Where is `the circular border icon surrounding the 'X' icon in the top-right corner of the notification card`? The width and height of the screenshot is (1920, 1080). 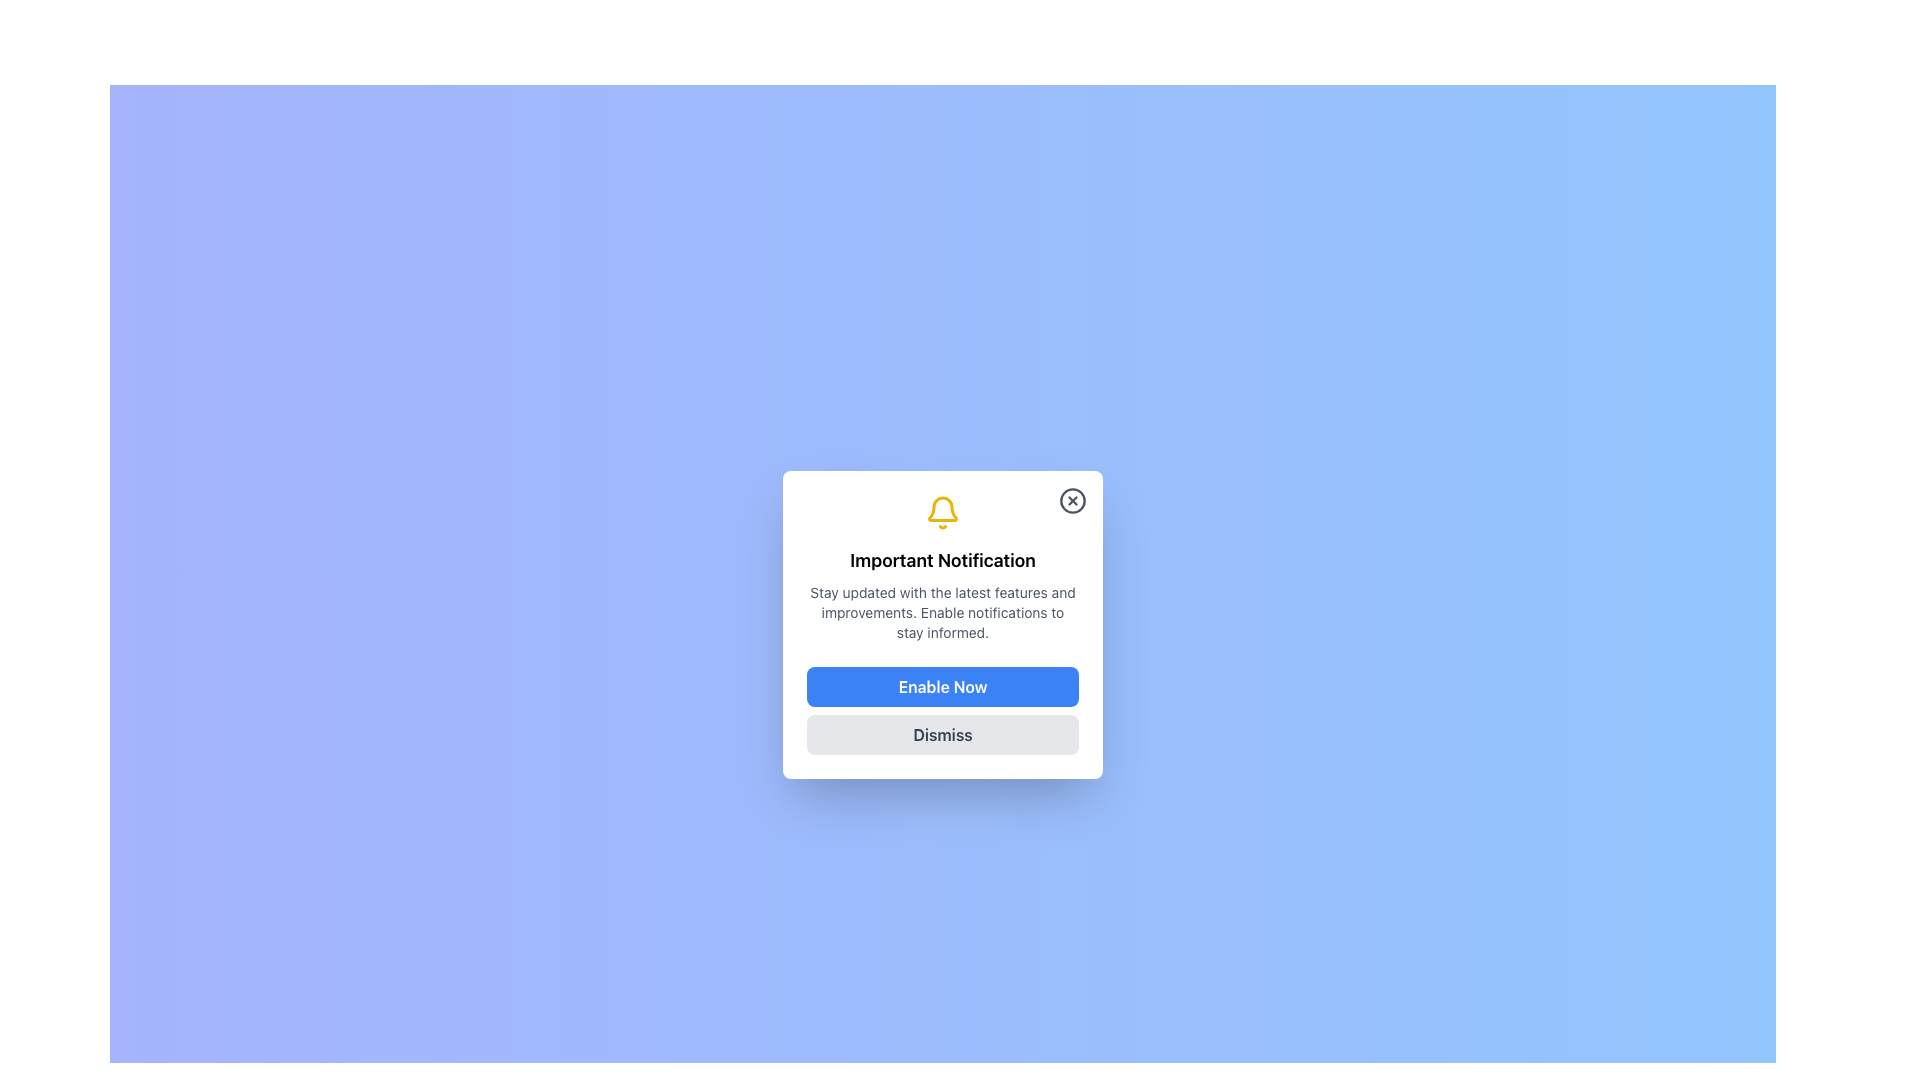 the circular border icon surrounding the 'X' icon in the top-right corner of the notification card is located at coordinates (1072, 500).